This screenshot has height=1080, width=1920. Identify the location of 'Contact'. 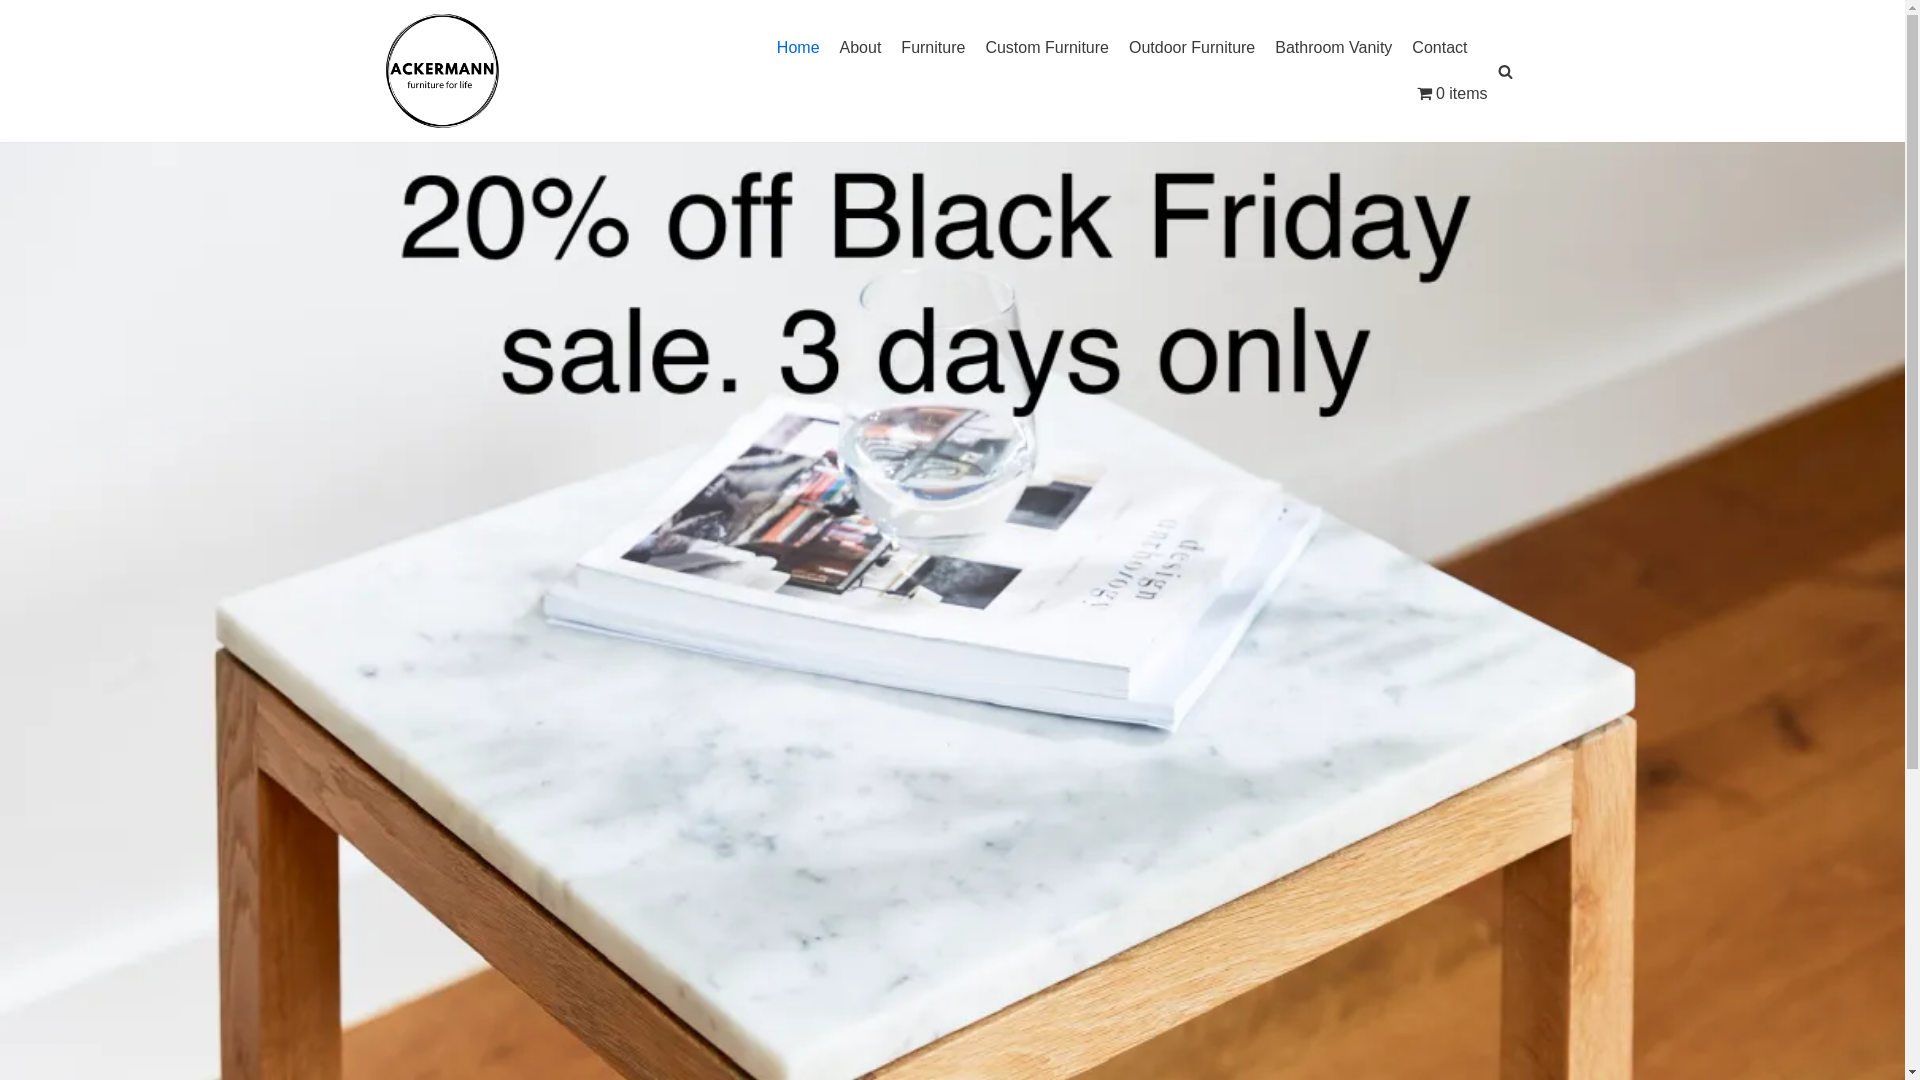
(1438, 46).